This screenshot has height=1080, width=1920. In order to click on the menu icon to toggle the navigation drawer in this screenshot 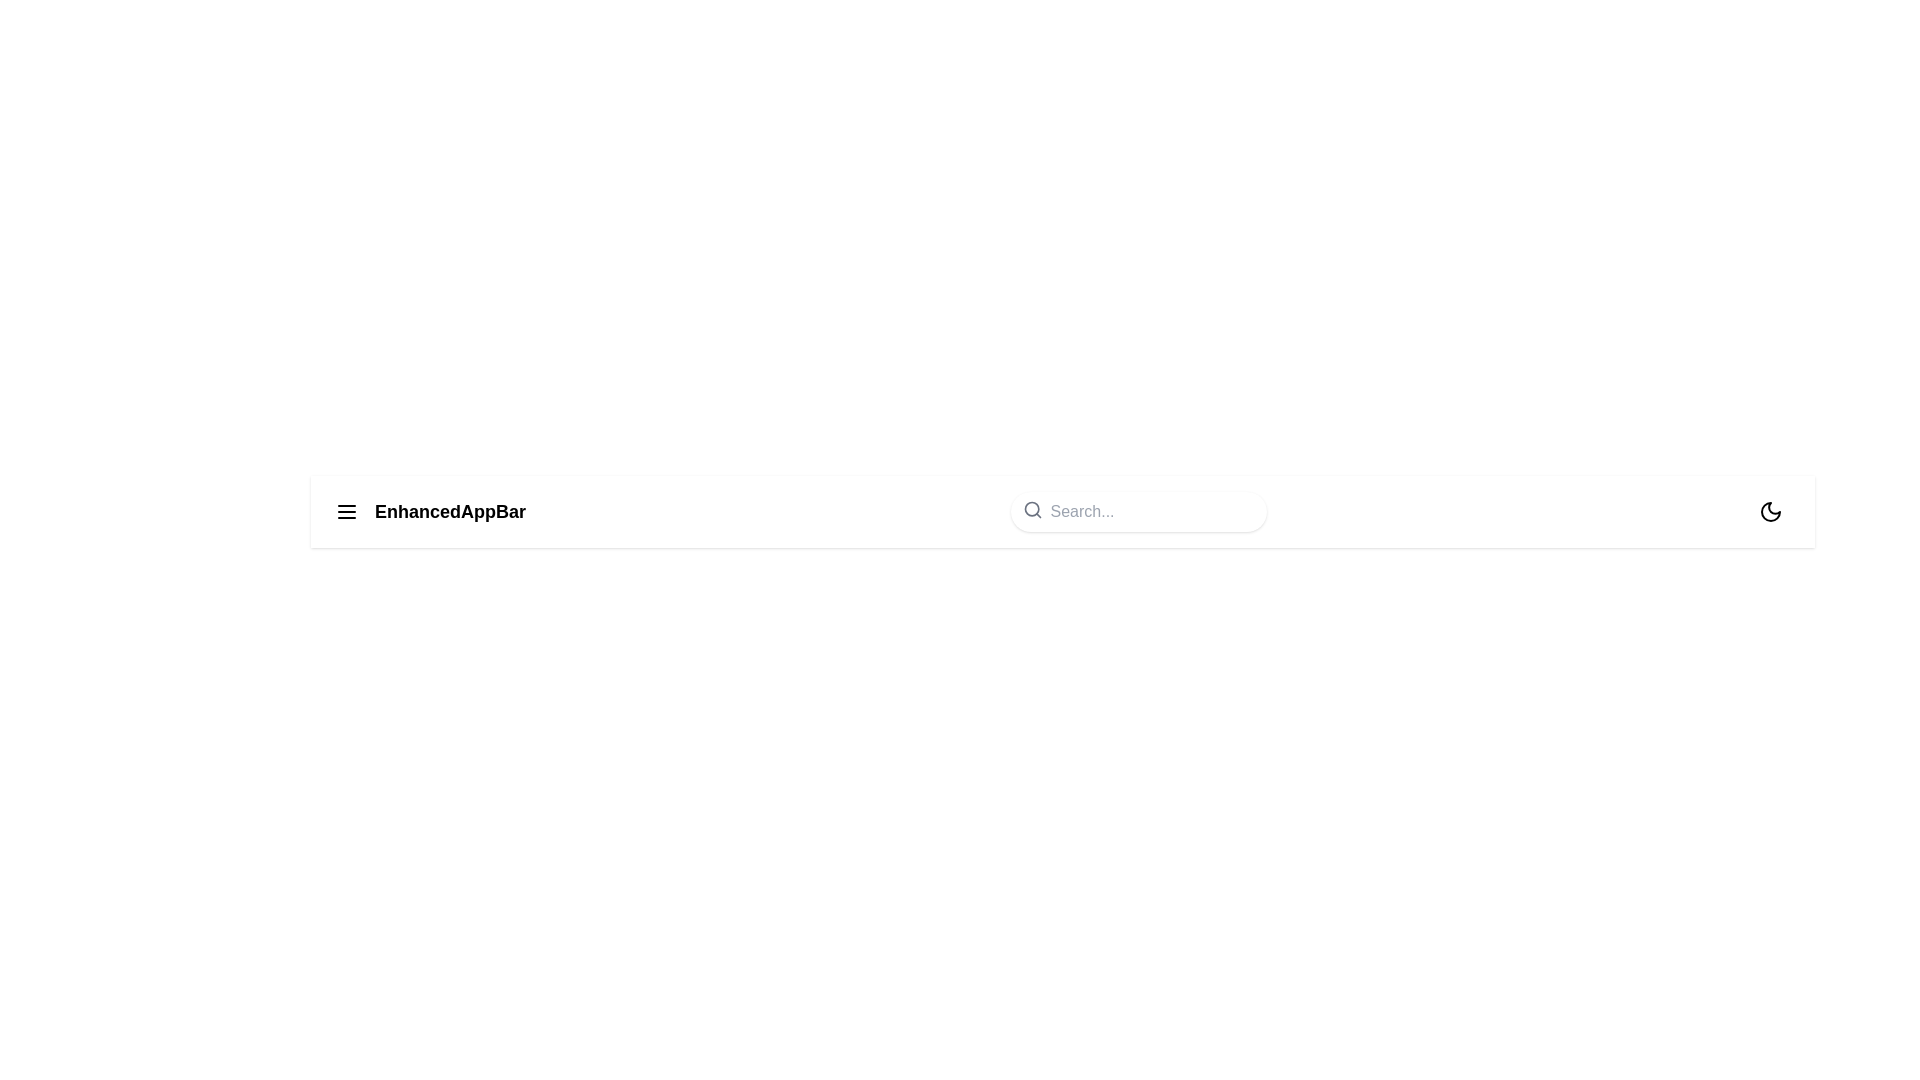, I will do `click(346, 511)`.